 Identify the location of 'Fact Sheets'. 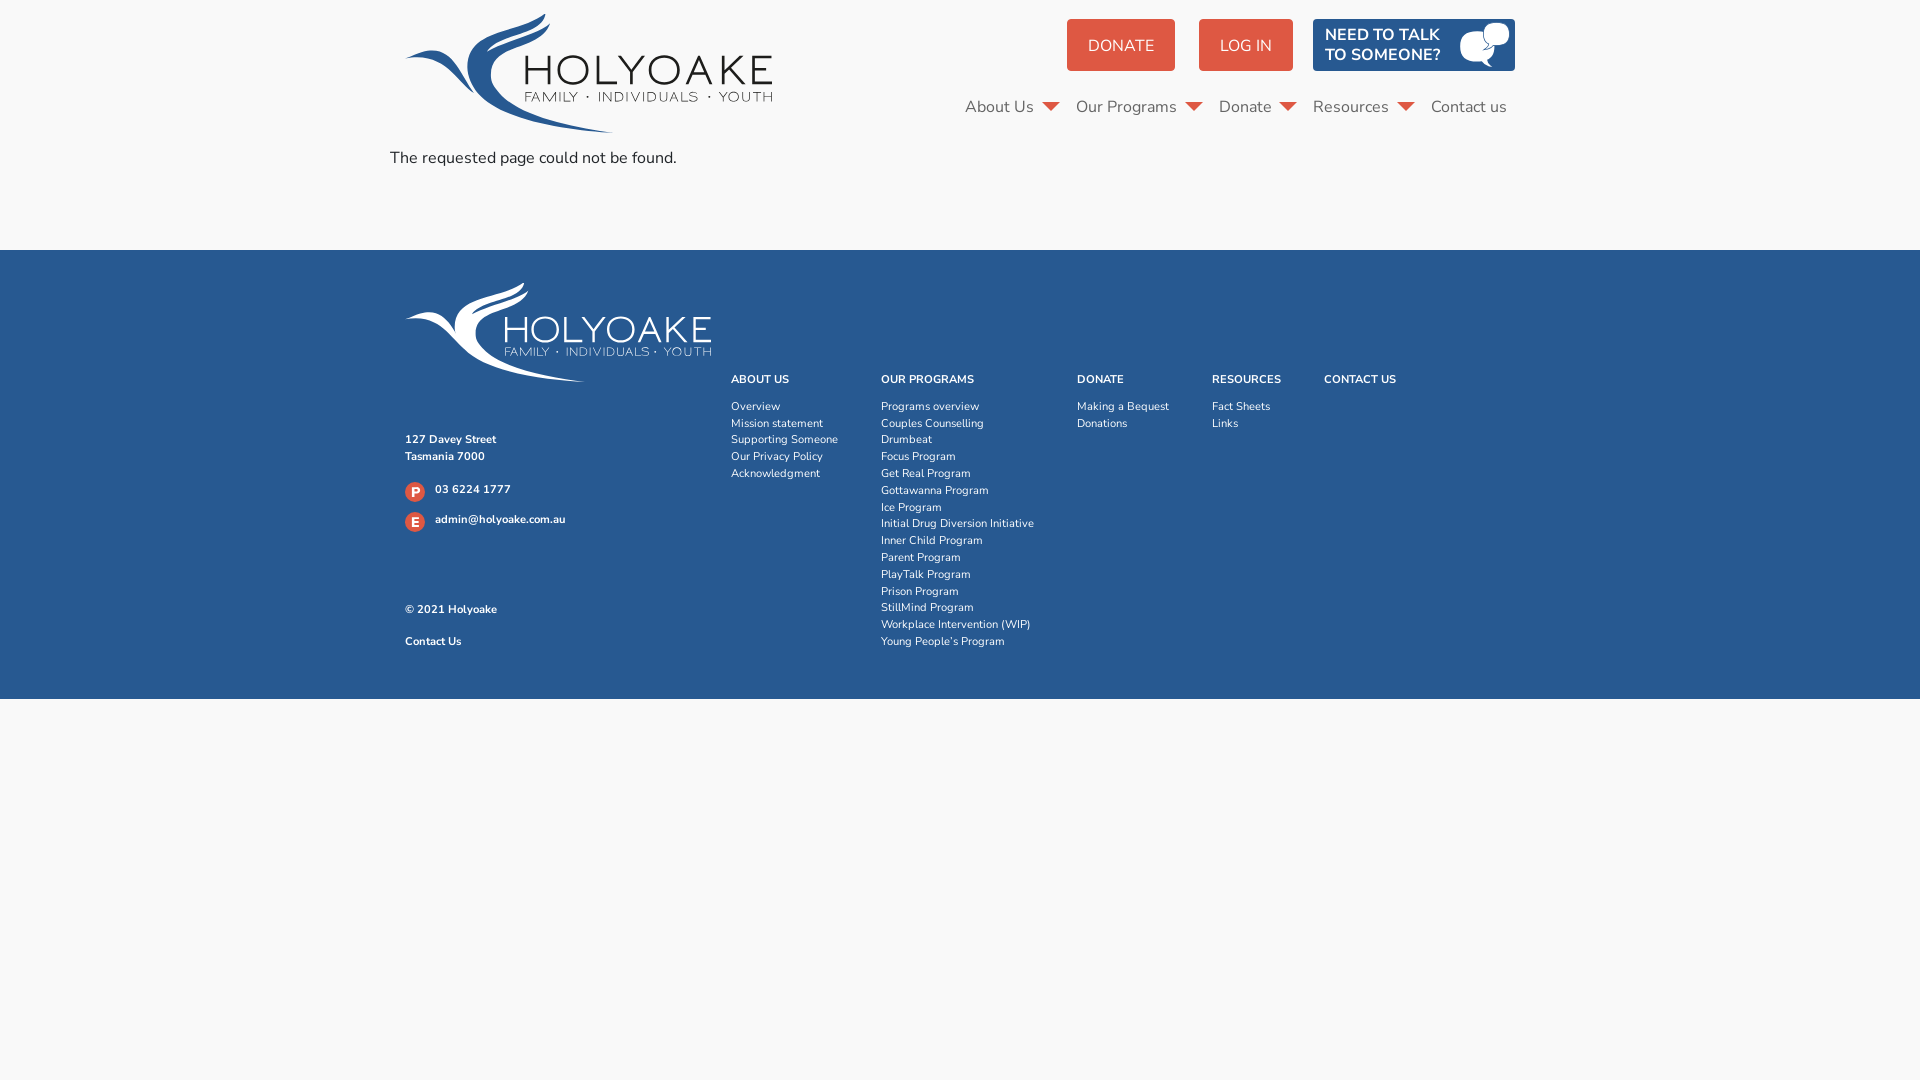
(1245, 406).